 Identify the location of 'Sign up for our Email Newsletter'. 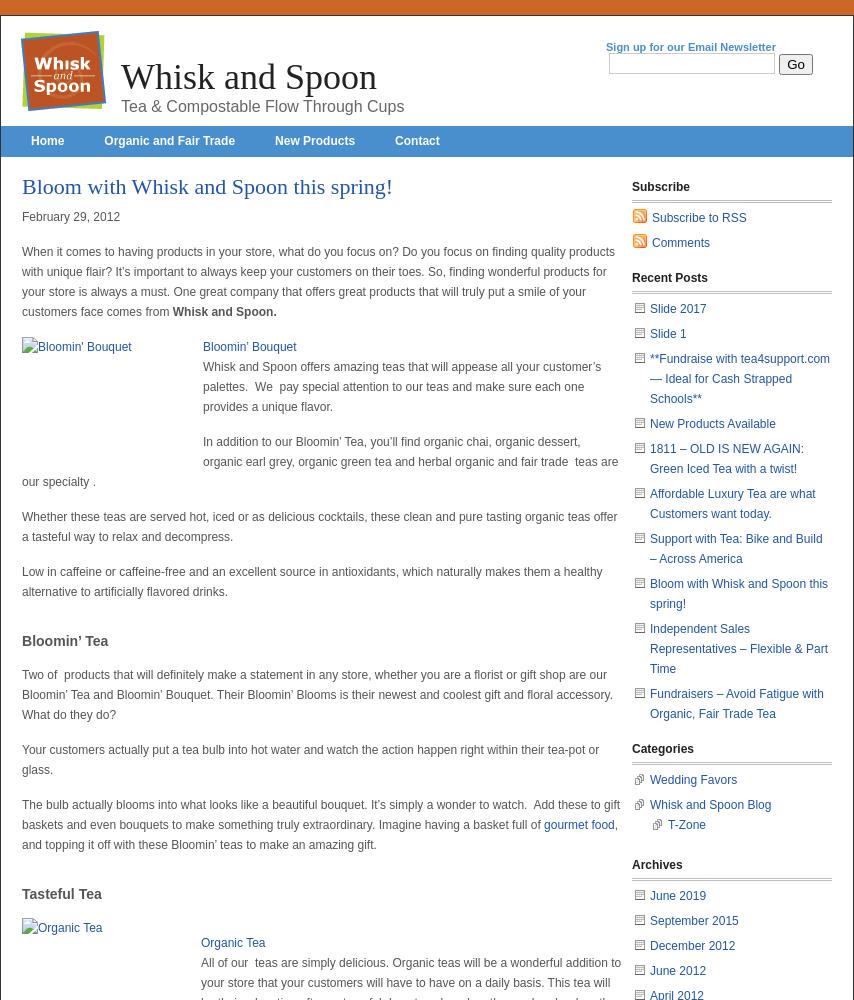
(689, 47).